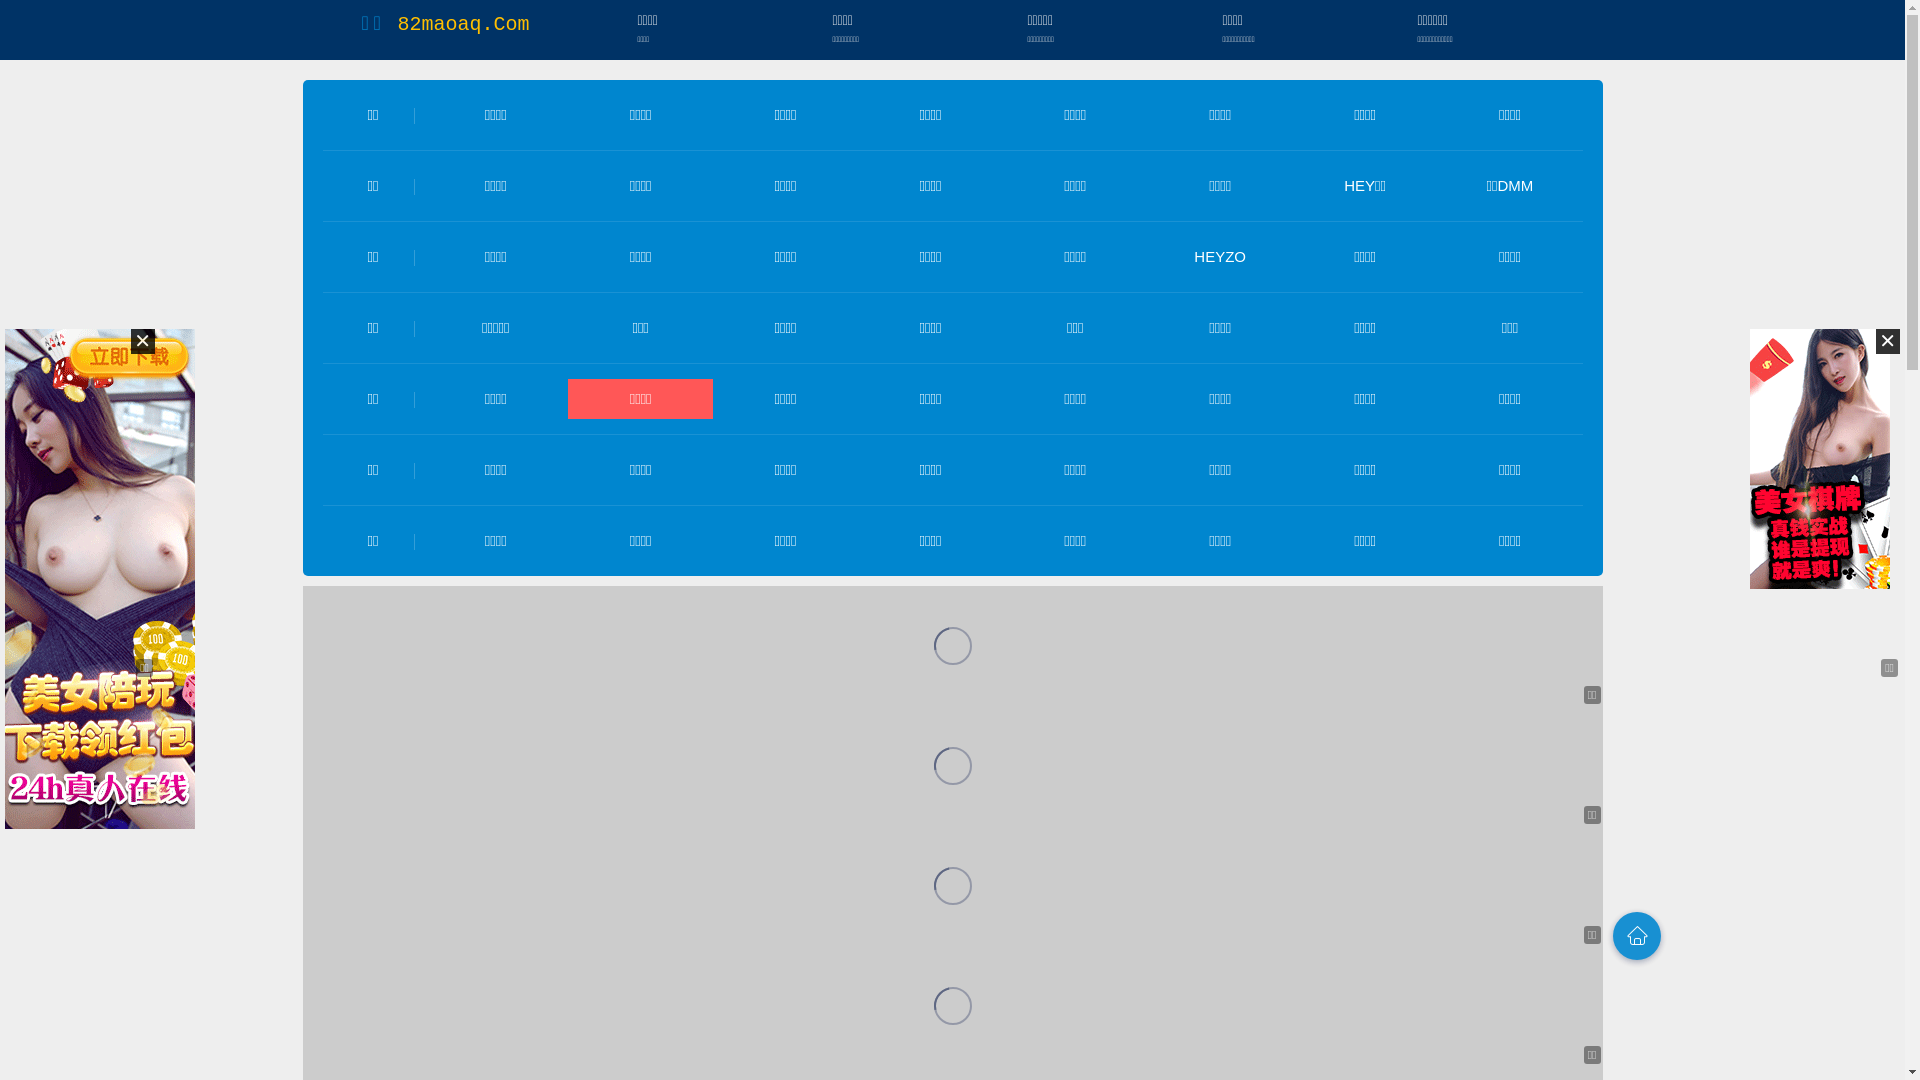  Describe the element at coordinates (1218, 255) in the screenshot. I see `'HEYZO'` at that location.